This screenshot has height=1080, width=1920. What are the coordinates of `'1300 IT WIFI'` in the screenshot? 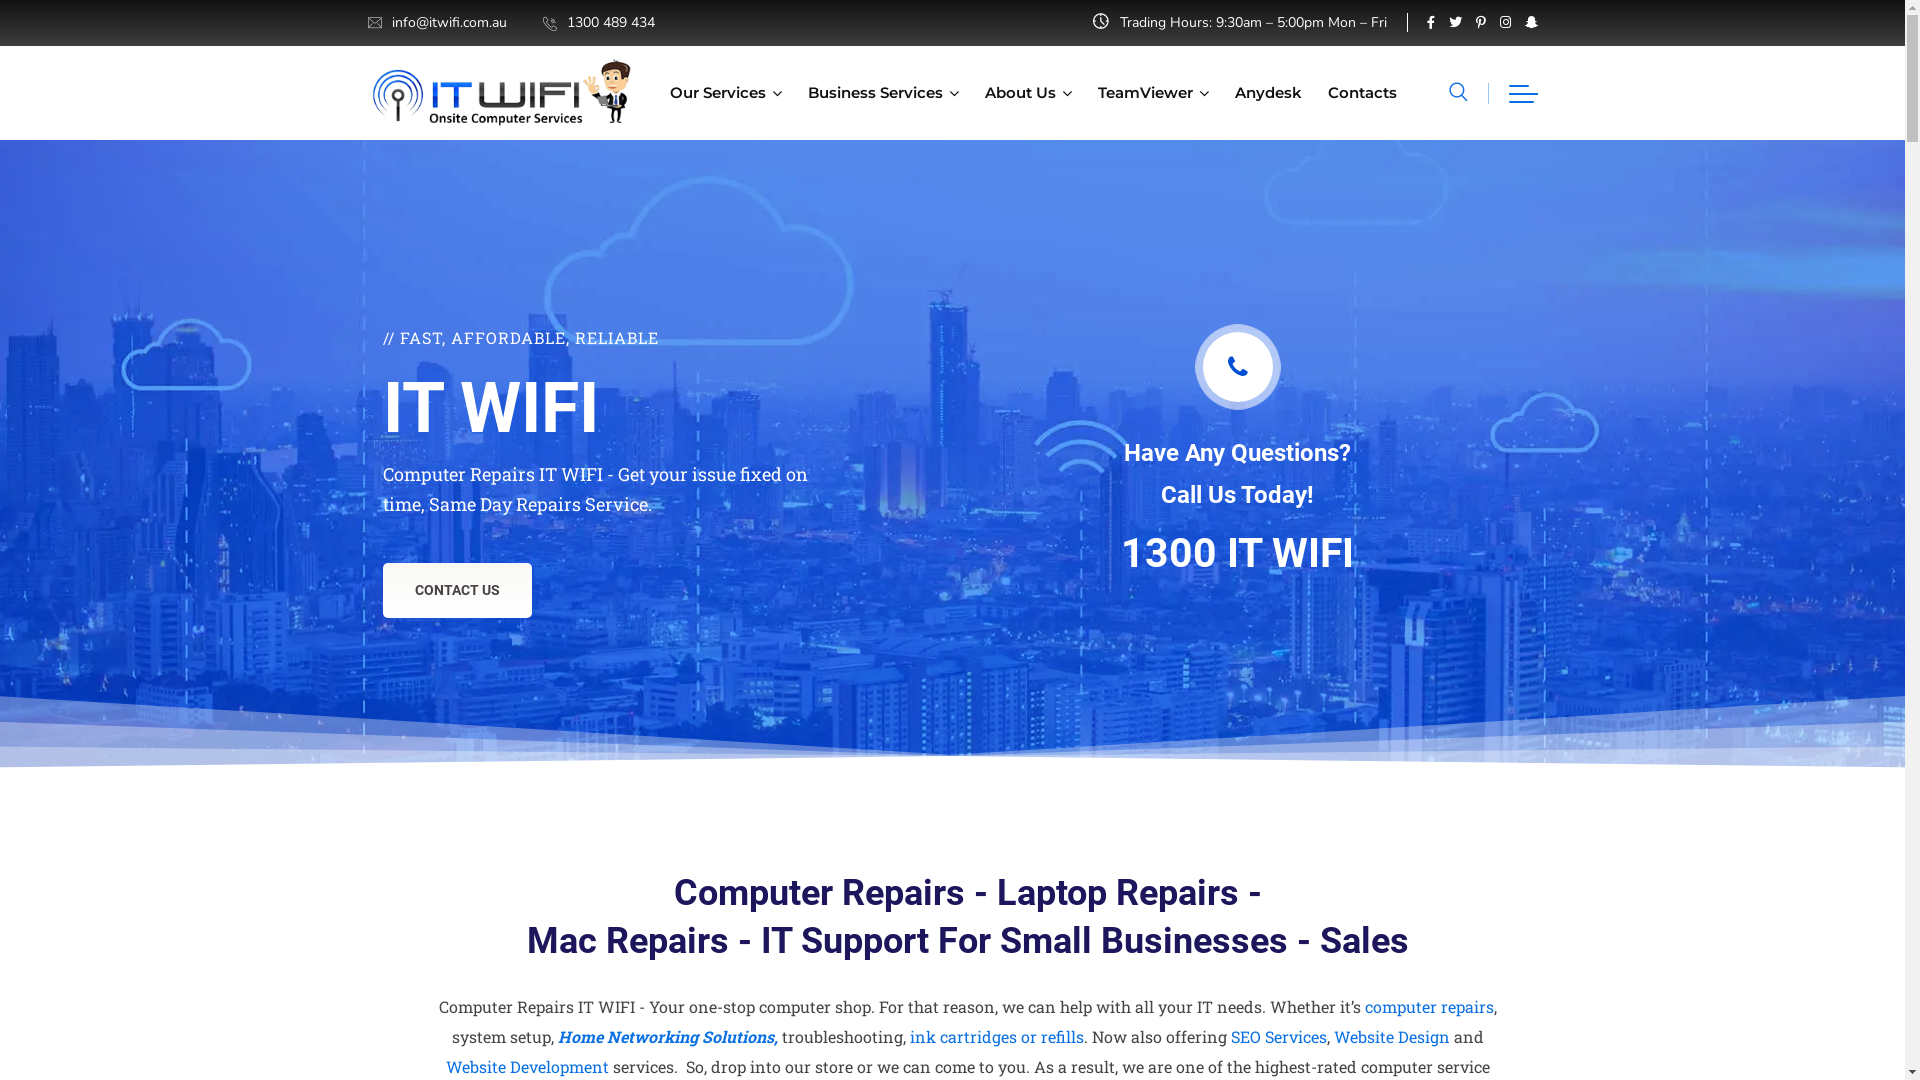 It's located at (1121, 552).